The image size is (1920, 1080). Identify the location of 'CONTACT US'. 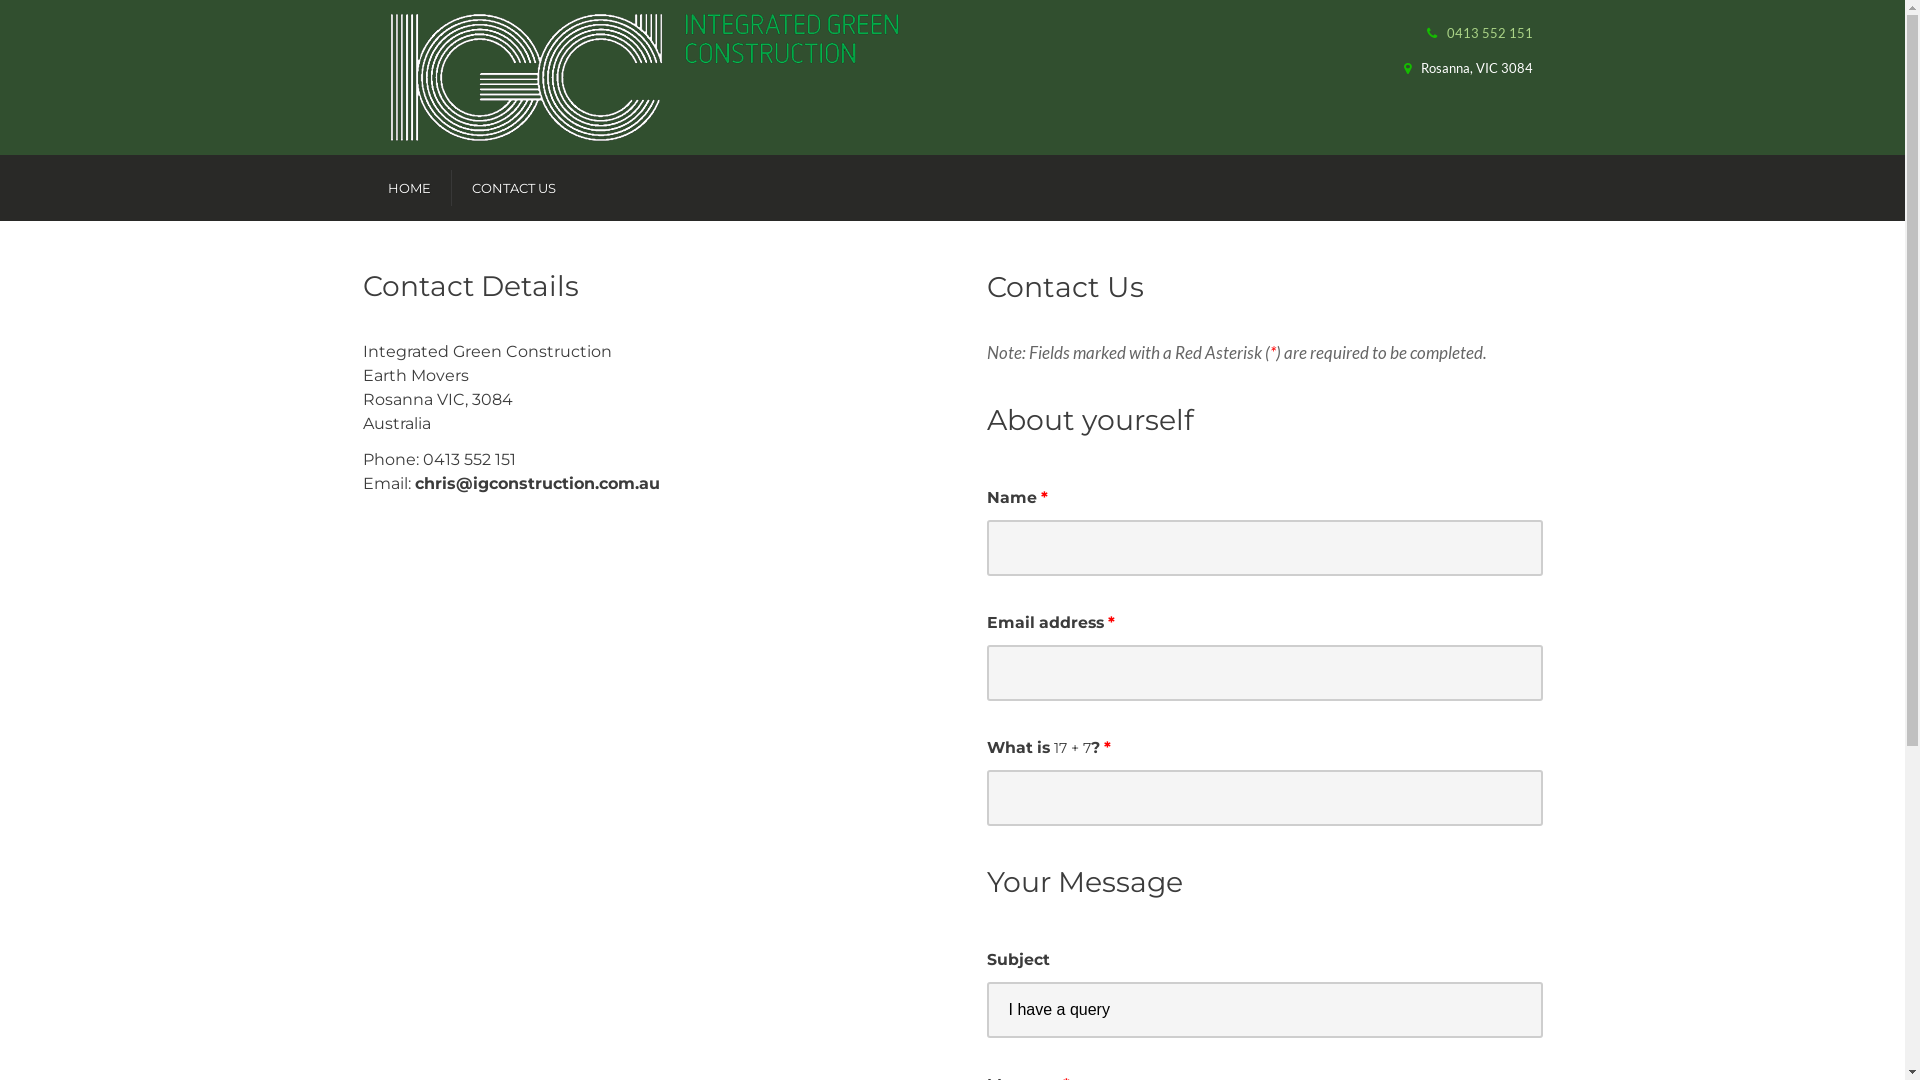
(450, 188).